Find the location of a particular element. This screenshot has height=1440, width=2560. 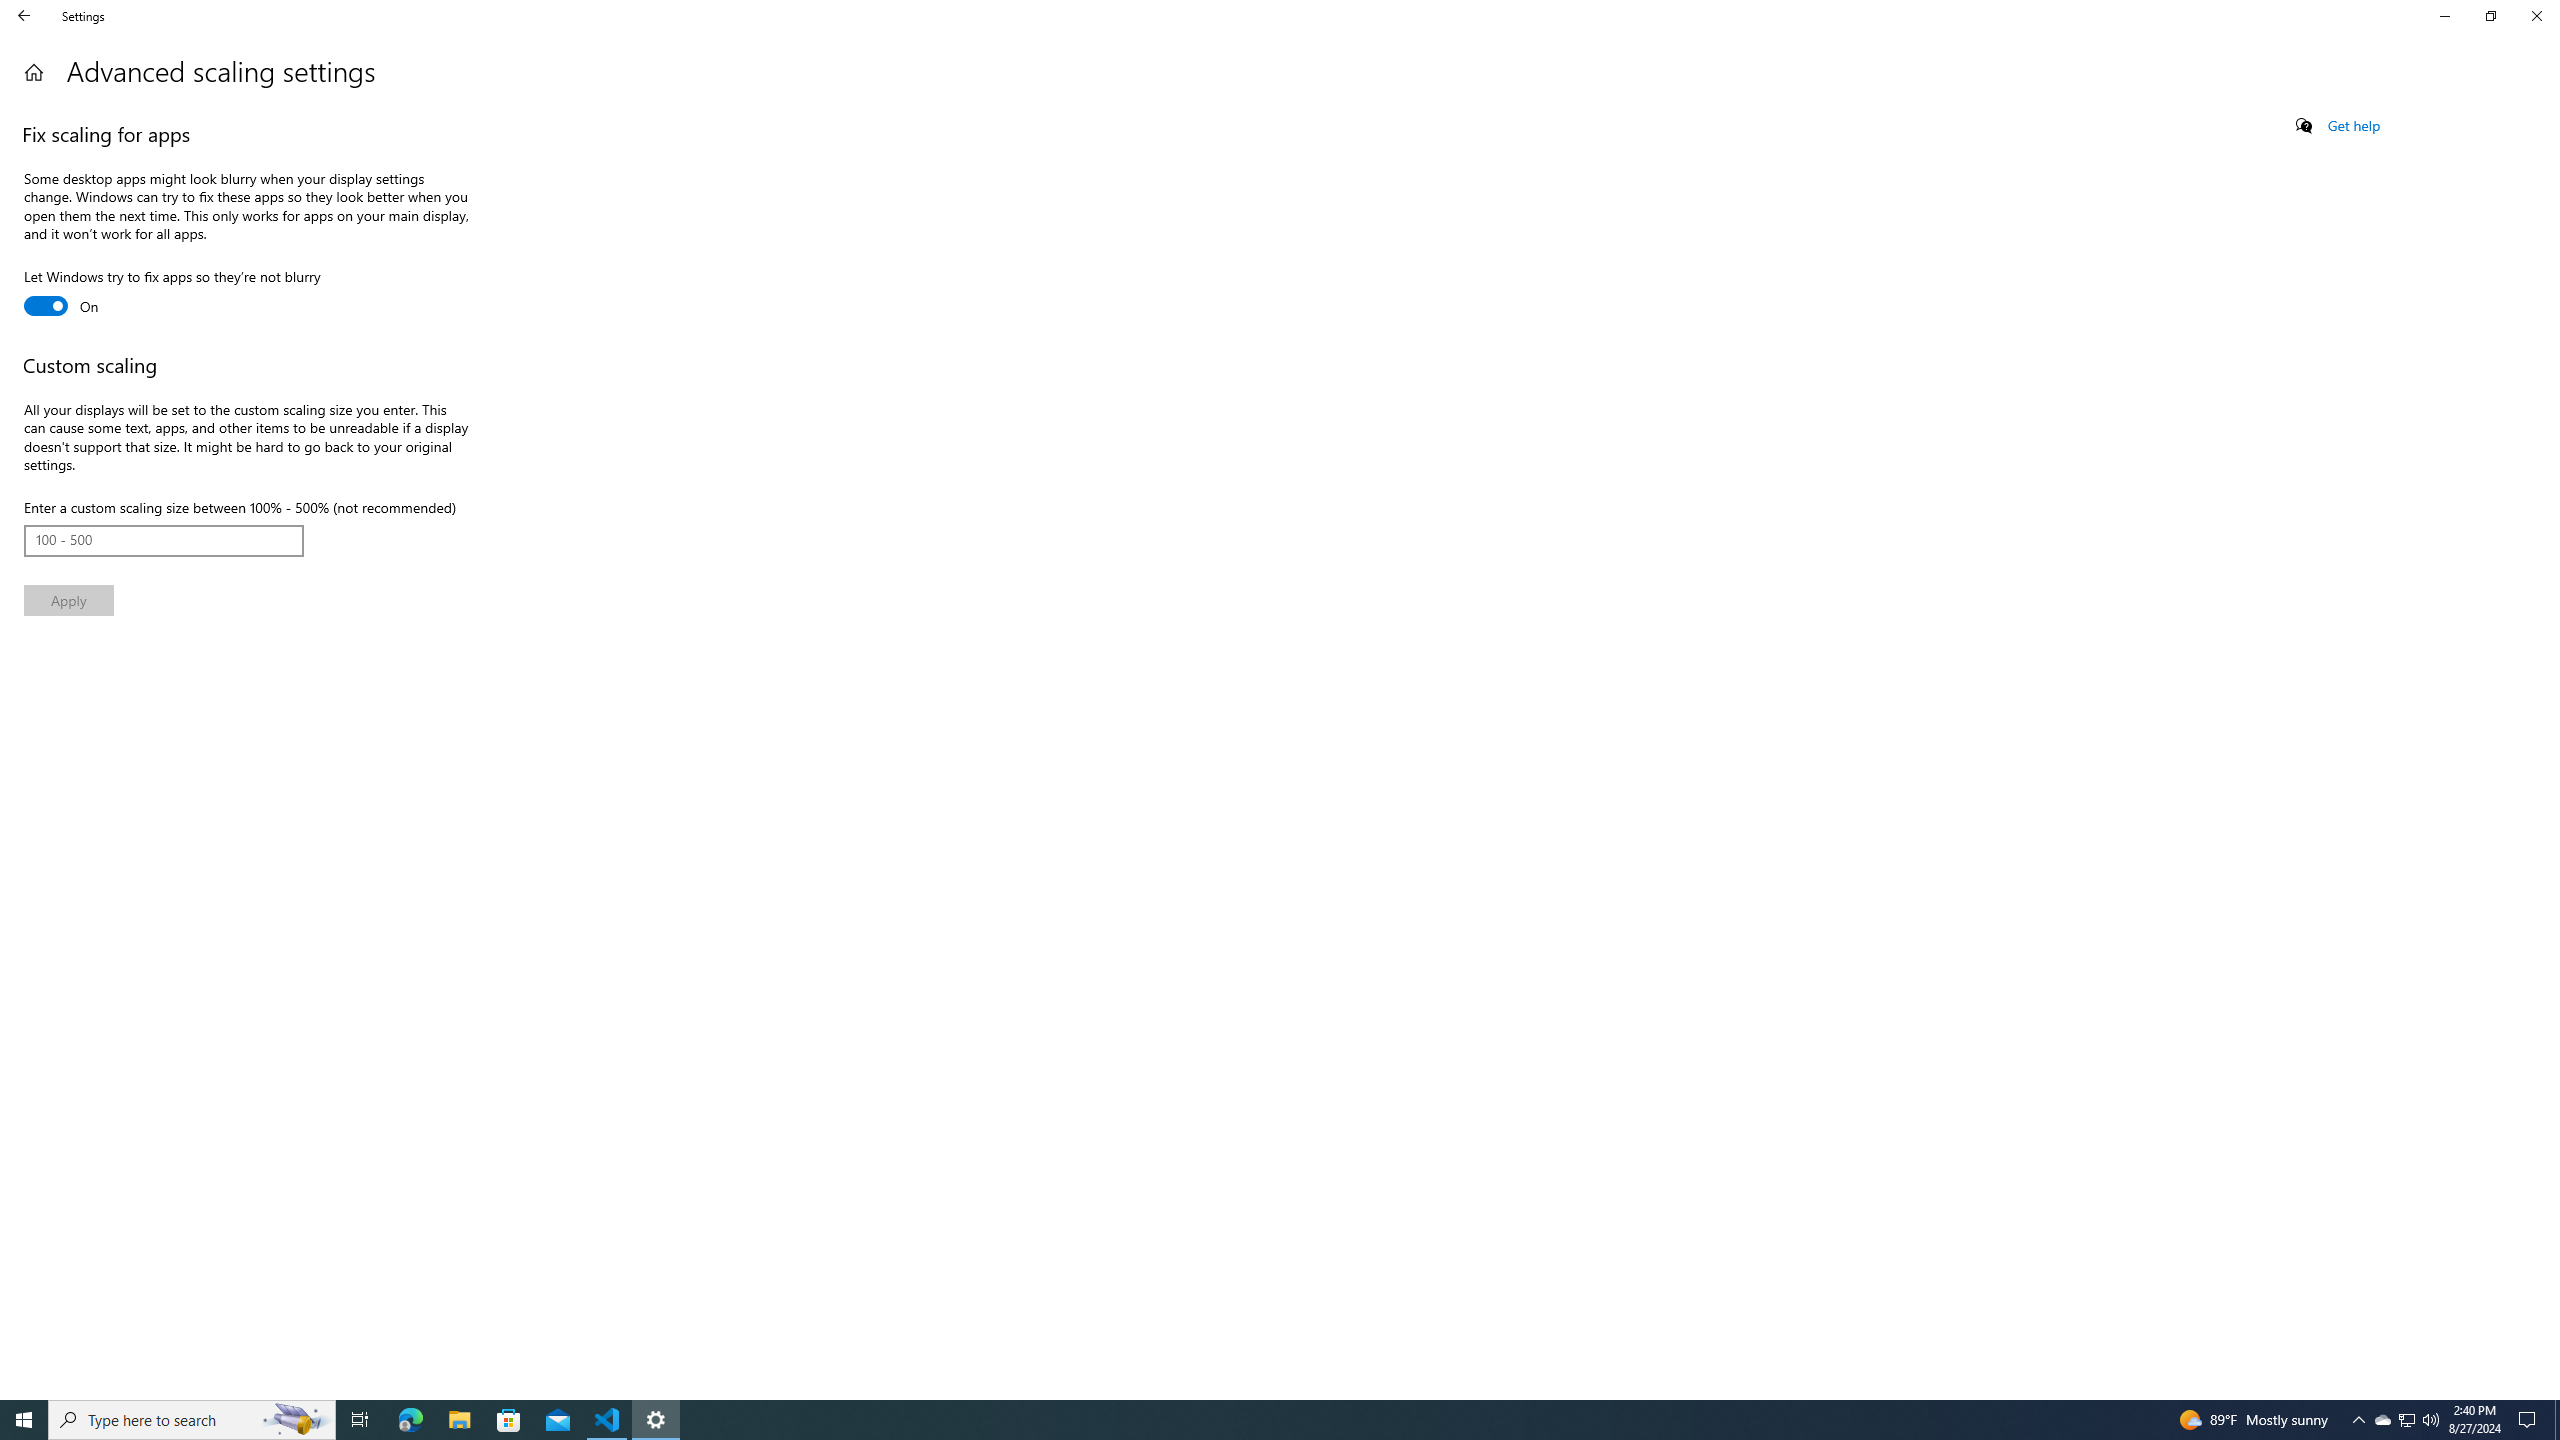

'Restore Settings' is located at coordinates (2490, 15).